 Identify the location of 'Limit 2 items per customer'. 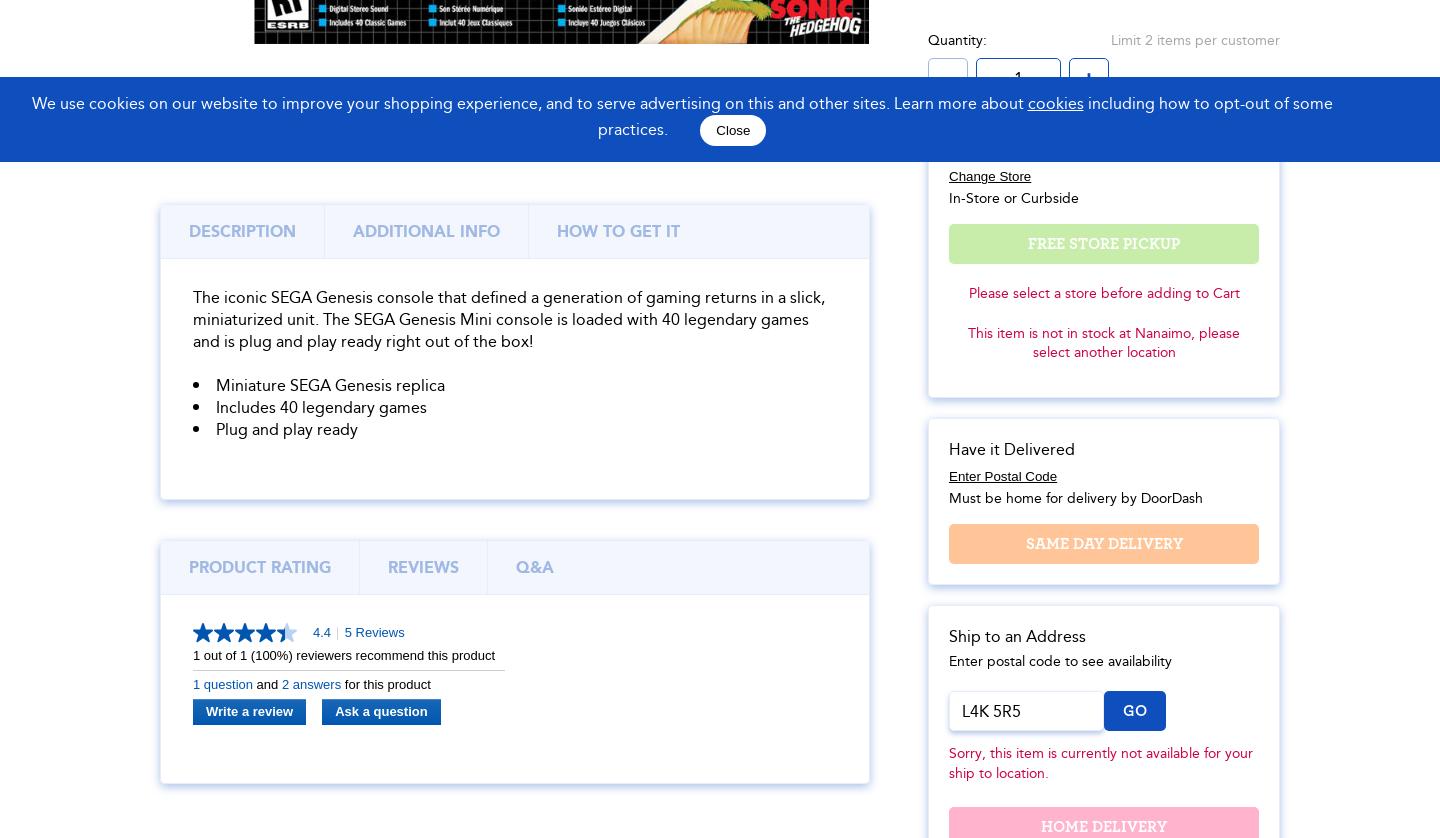
(1109, 39).